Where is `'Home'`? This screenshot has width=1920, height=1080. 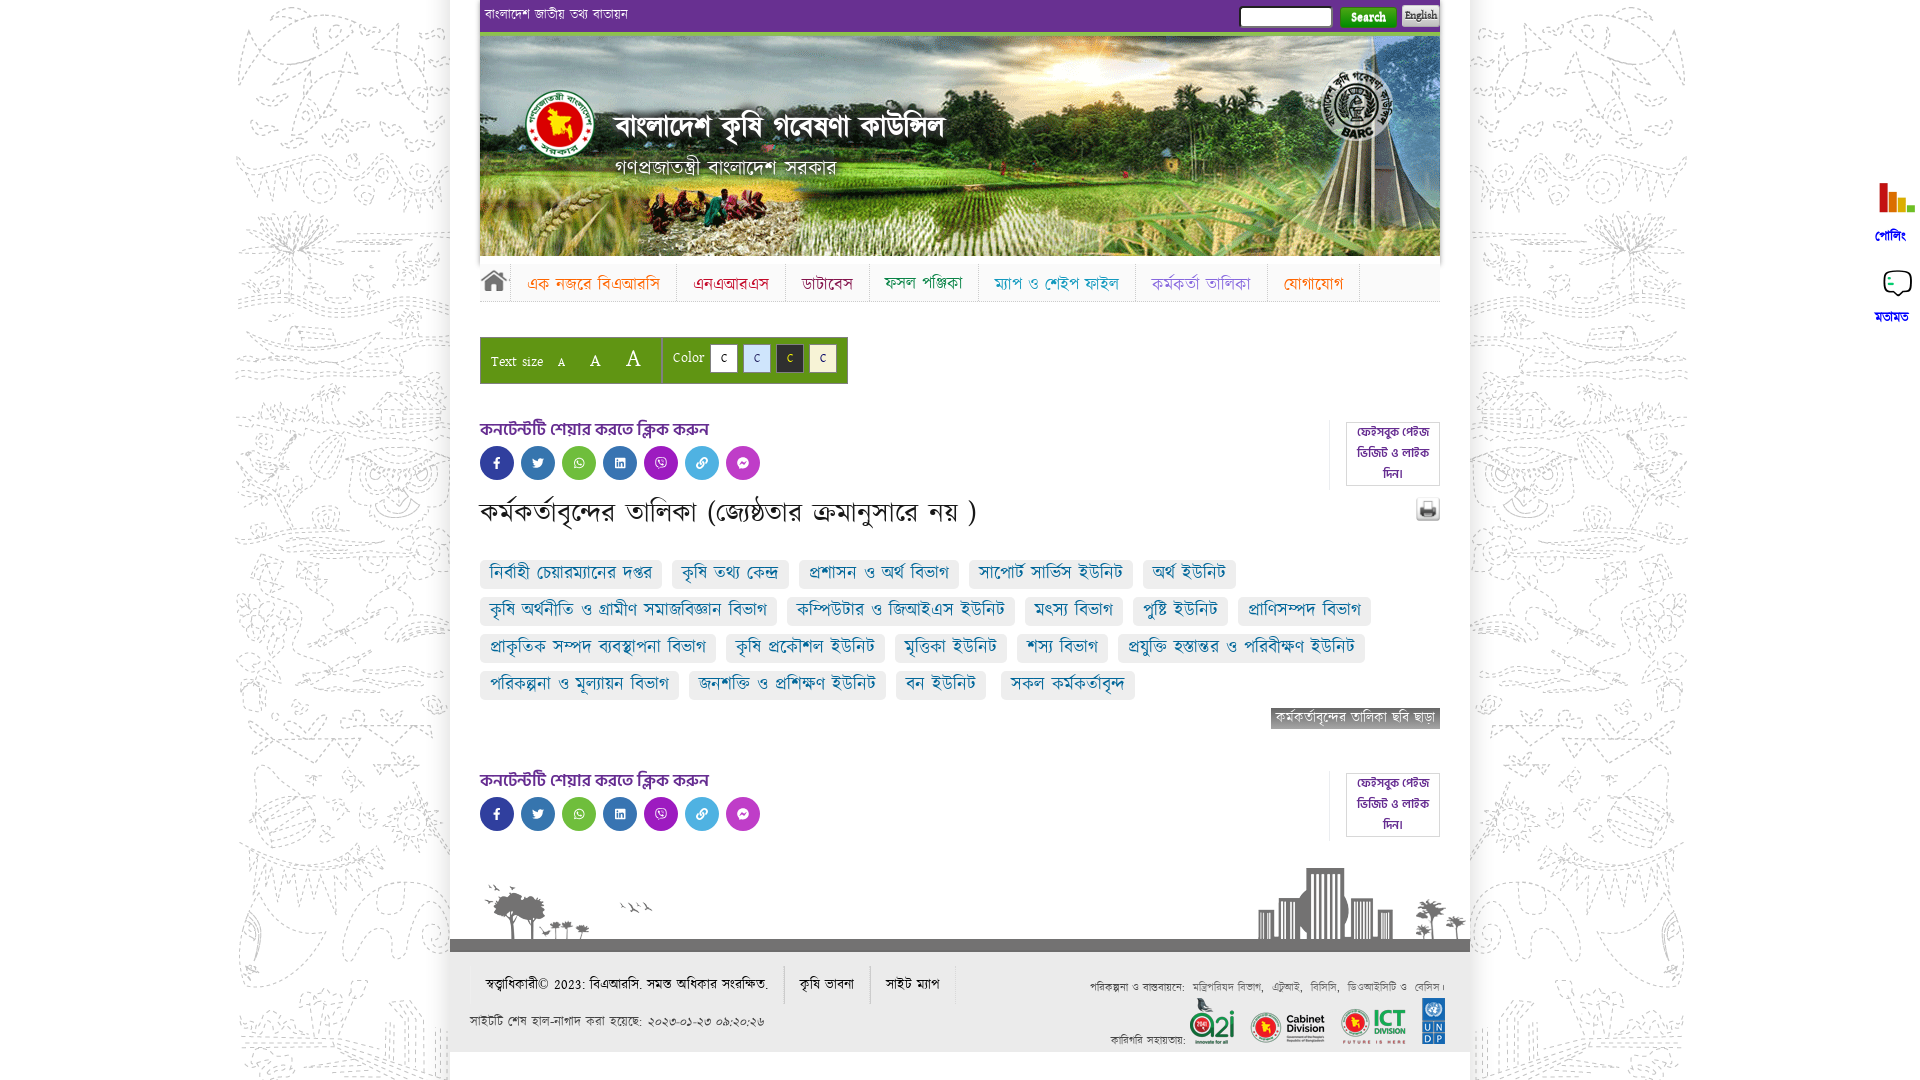 'Home' is located at coordinates (560, 123).